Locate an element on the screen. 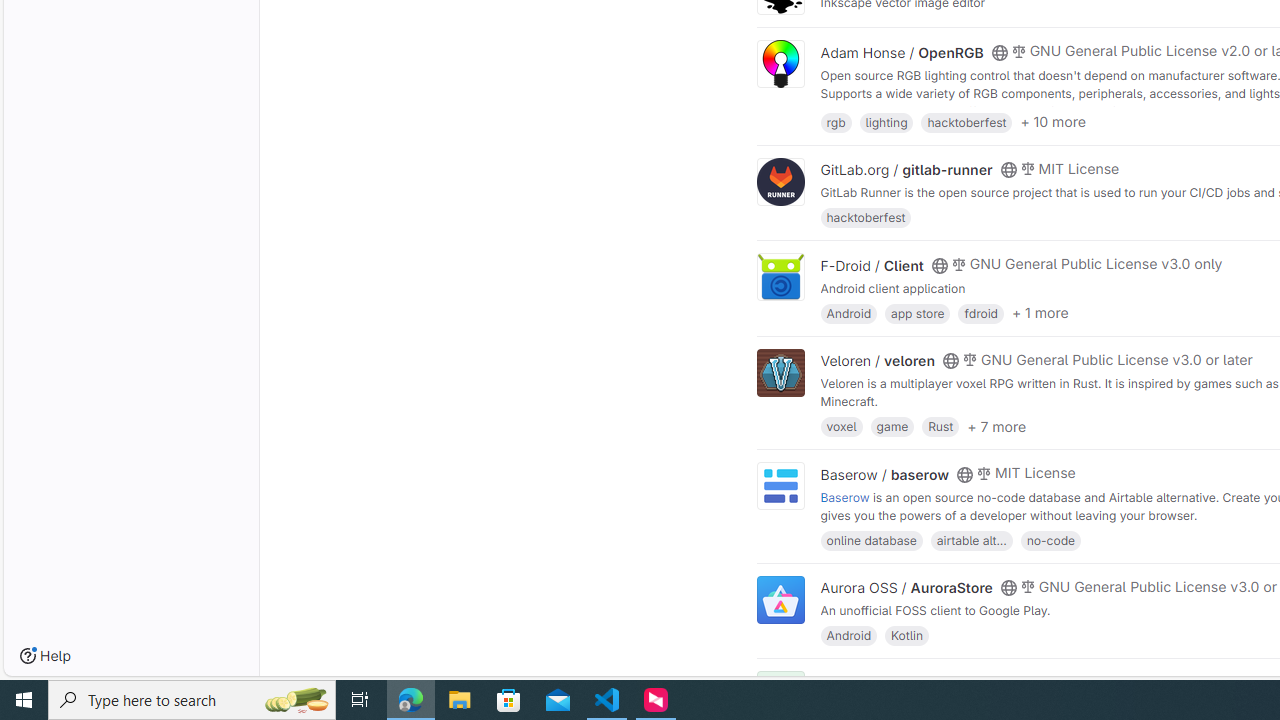 This screenshot has width=1280, height=720. 'Veloren / veloren' is located at coordinates (878, 361).